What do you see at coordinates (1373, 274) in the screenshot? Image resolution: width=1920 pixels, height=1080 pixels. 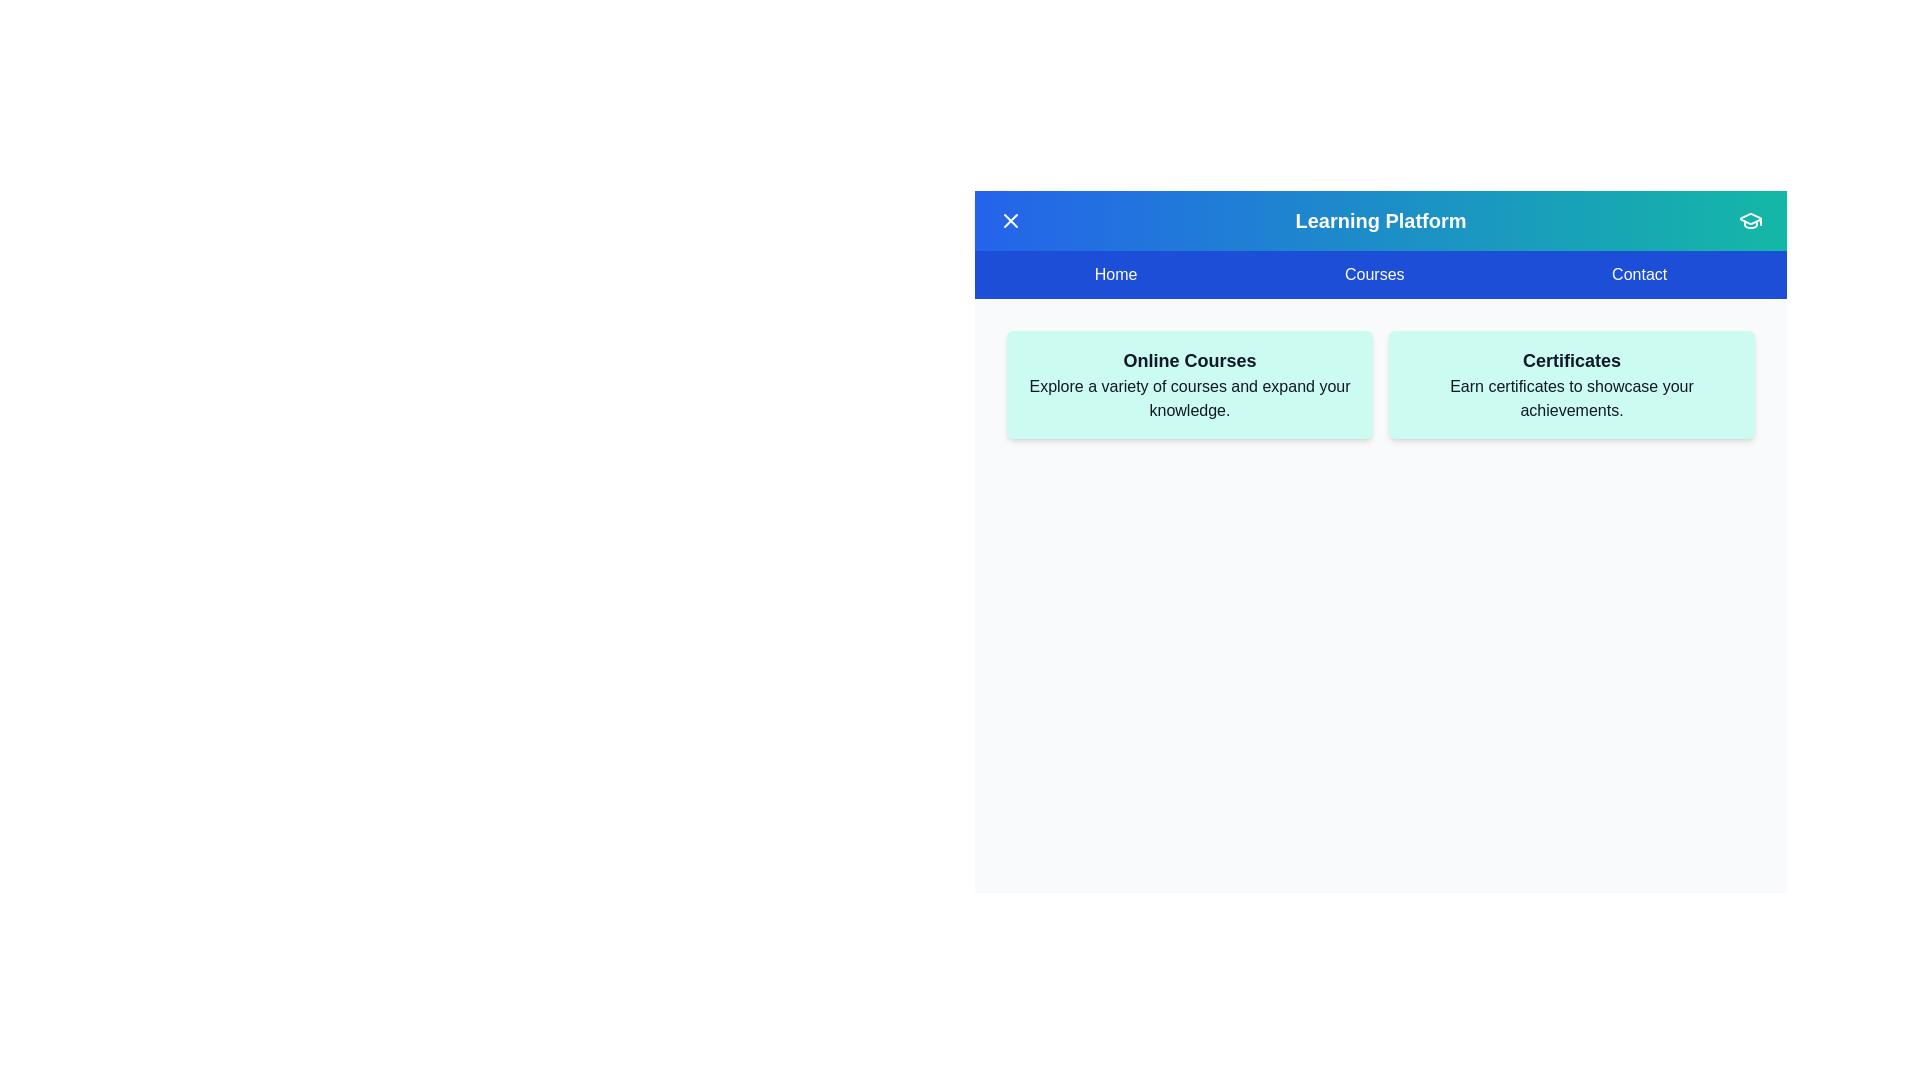 I see `the menu item Courses to observe the hover effect` at bounding box center [1373, 274].